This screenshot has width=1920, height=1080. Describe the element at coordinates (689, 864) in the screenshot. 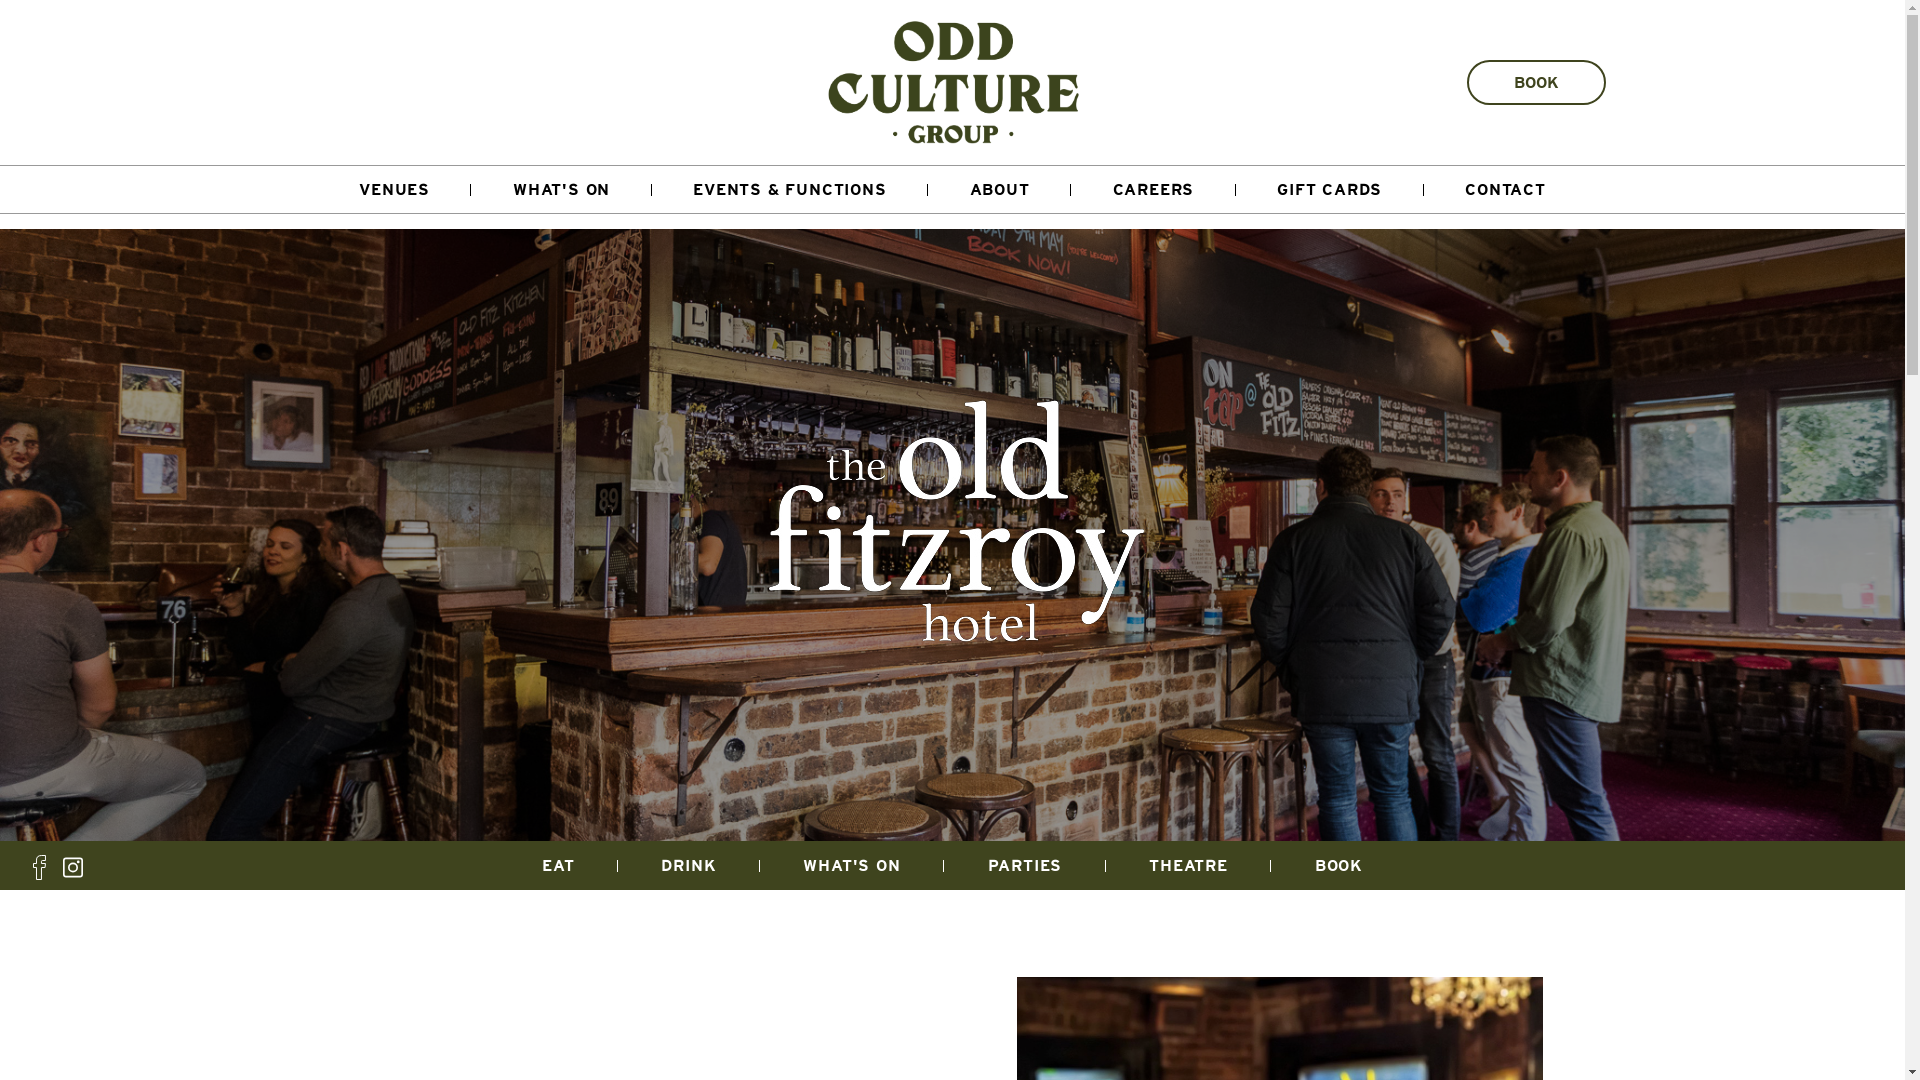

I see `'DRINK'` at that location.